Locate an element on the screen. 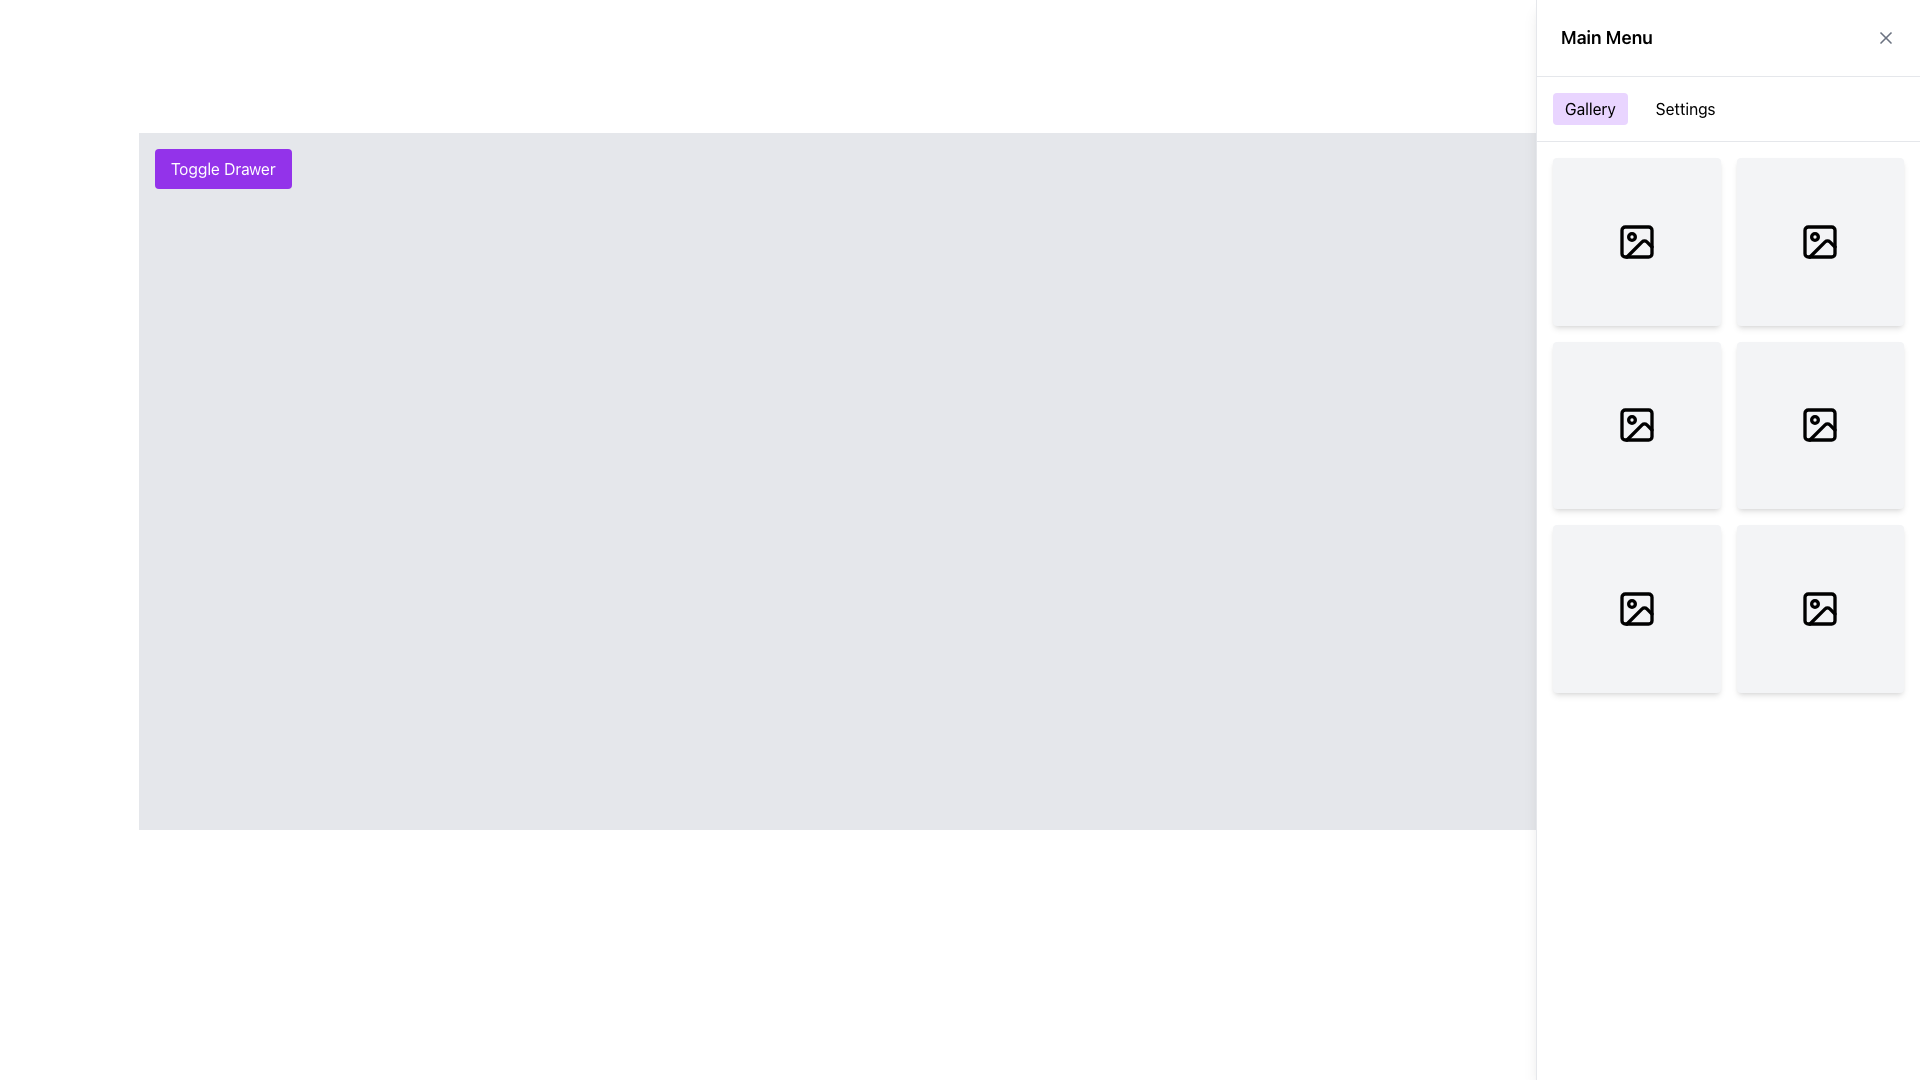  the slanted line component of the image icon located in the lower-right corner of the grid layout is located at coordinates (1822, 431).